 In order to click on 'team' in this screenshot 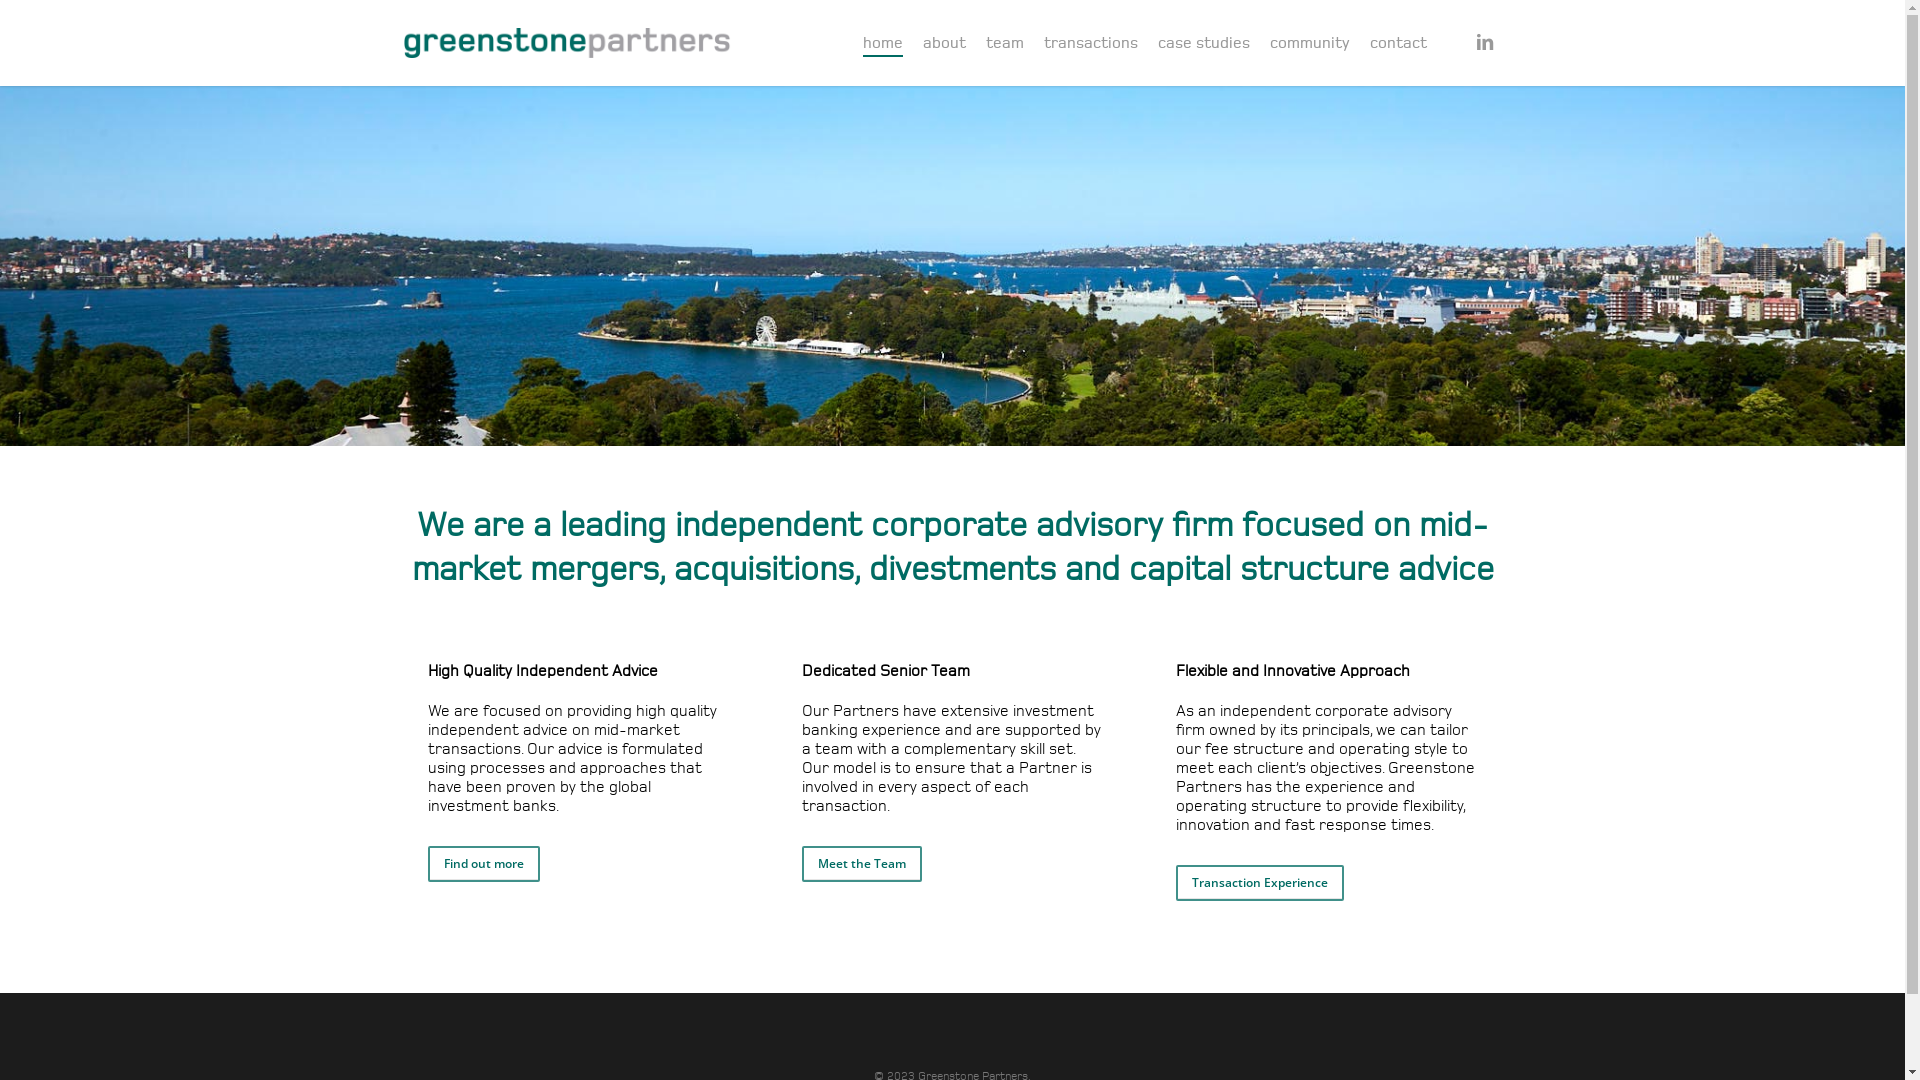, I will do `click(1004, 42)`.